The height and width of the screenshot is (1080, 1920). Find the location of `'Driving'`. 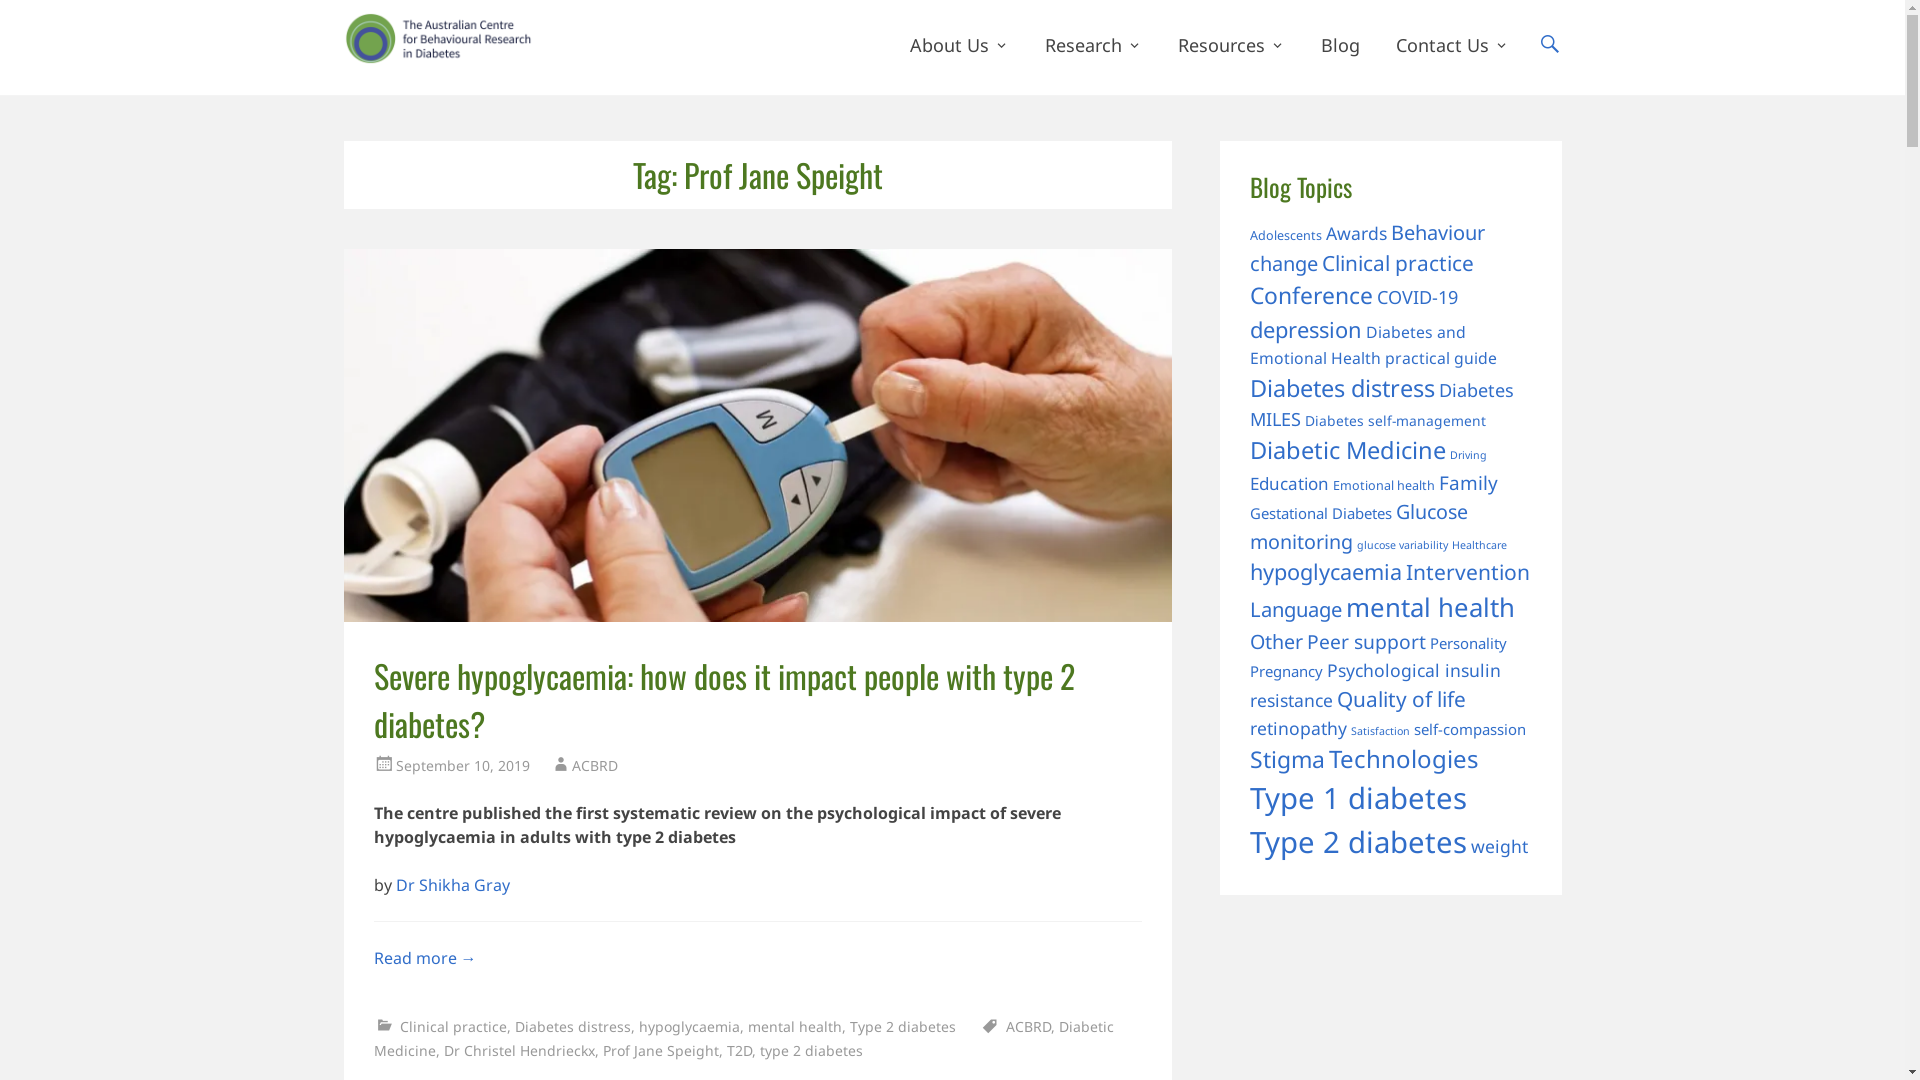

'Driving' is located at coordinates (1468, 455).